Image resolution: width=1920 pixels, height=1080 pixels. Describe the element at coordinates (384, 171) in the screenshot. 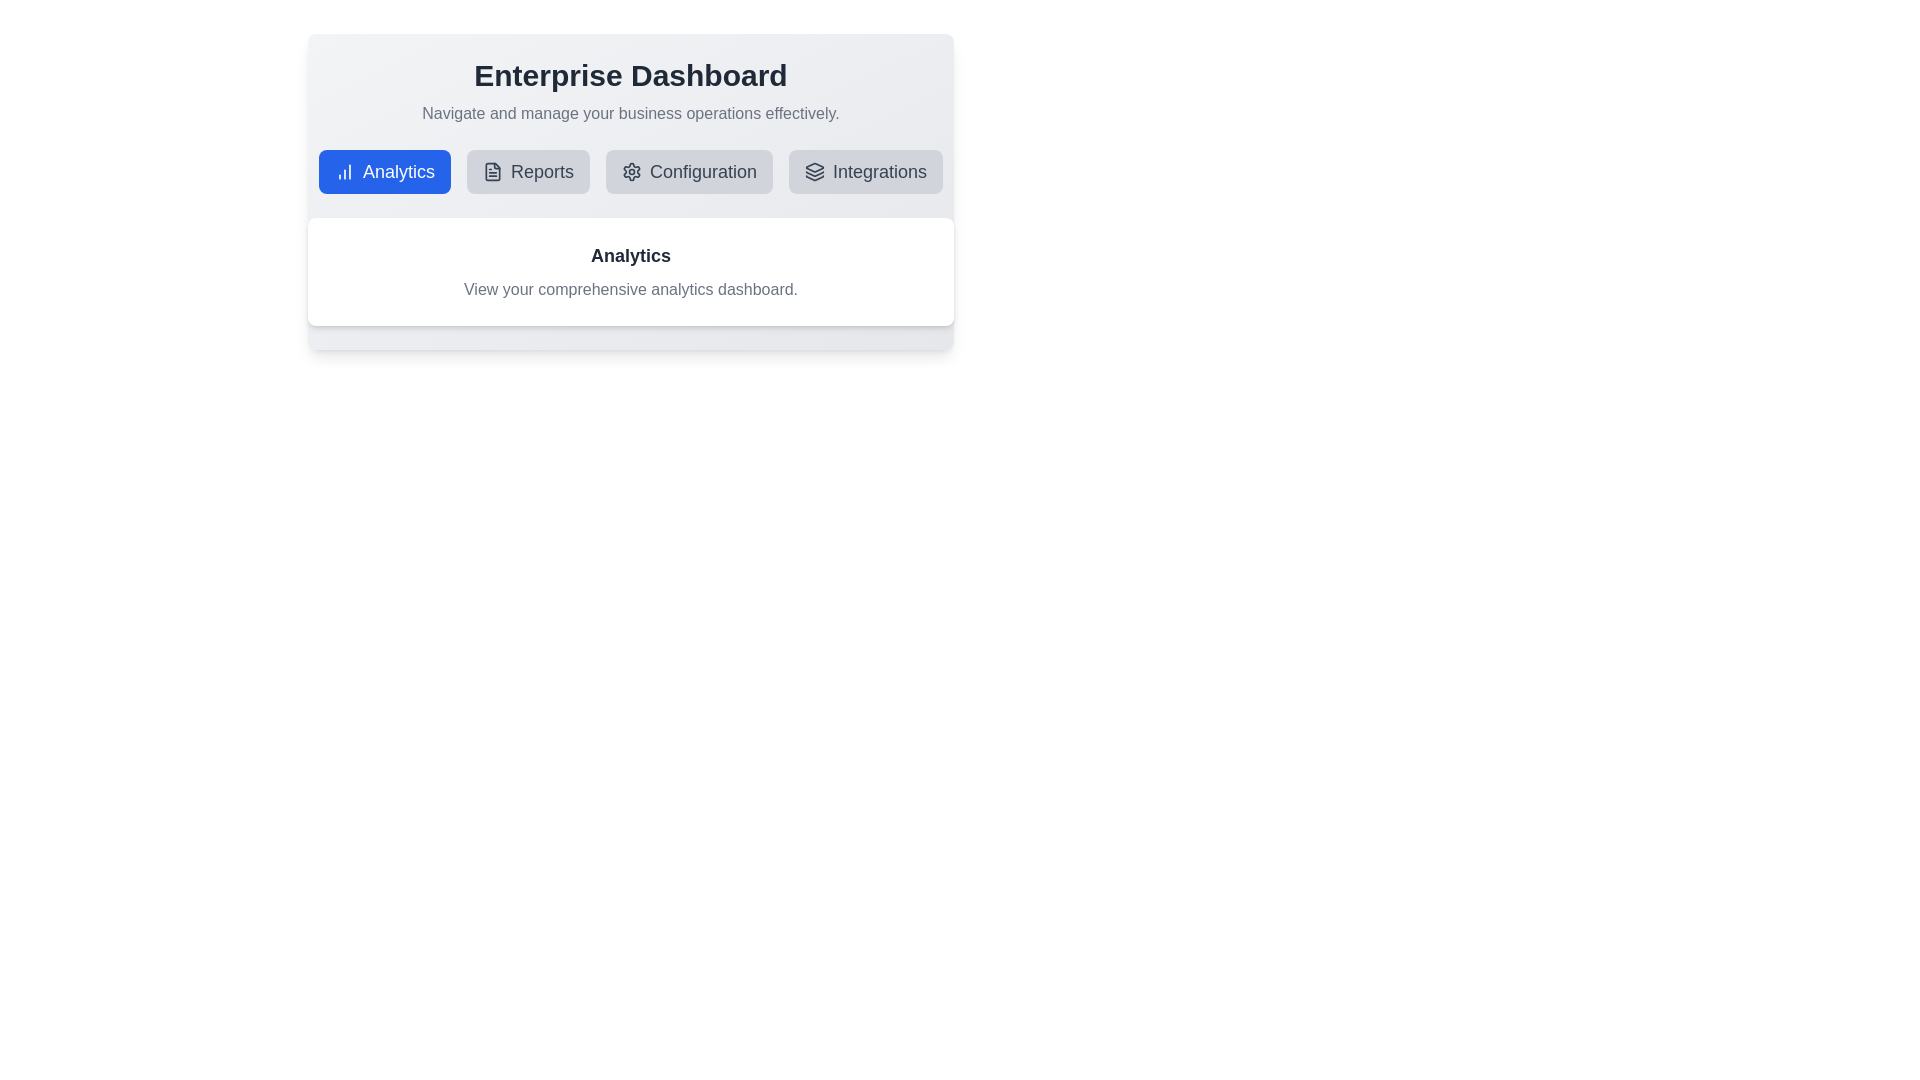

I see `the tab labeled Analytics` at that location.